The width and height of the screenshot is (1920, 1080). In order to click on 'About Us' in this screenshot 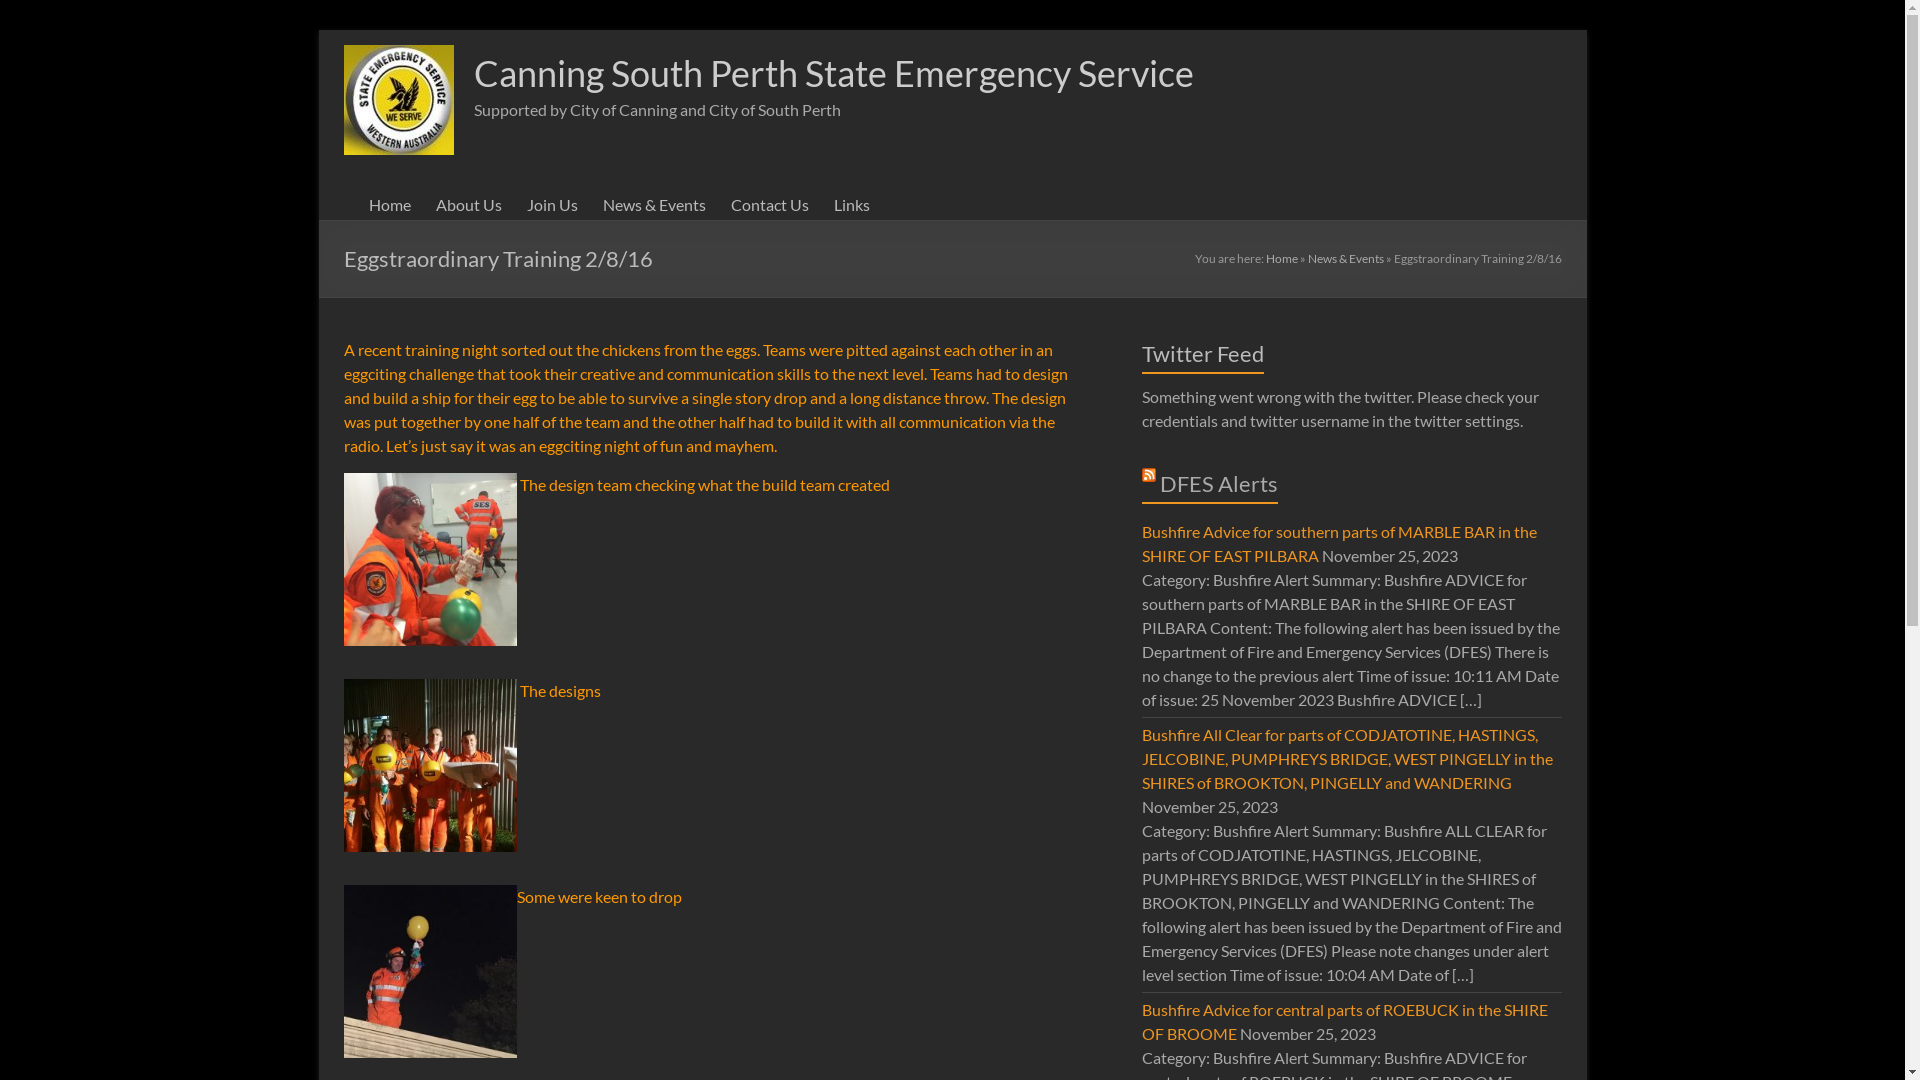, I will do `click(435, 204)`.